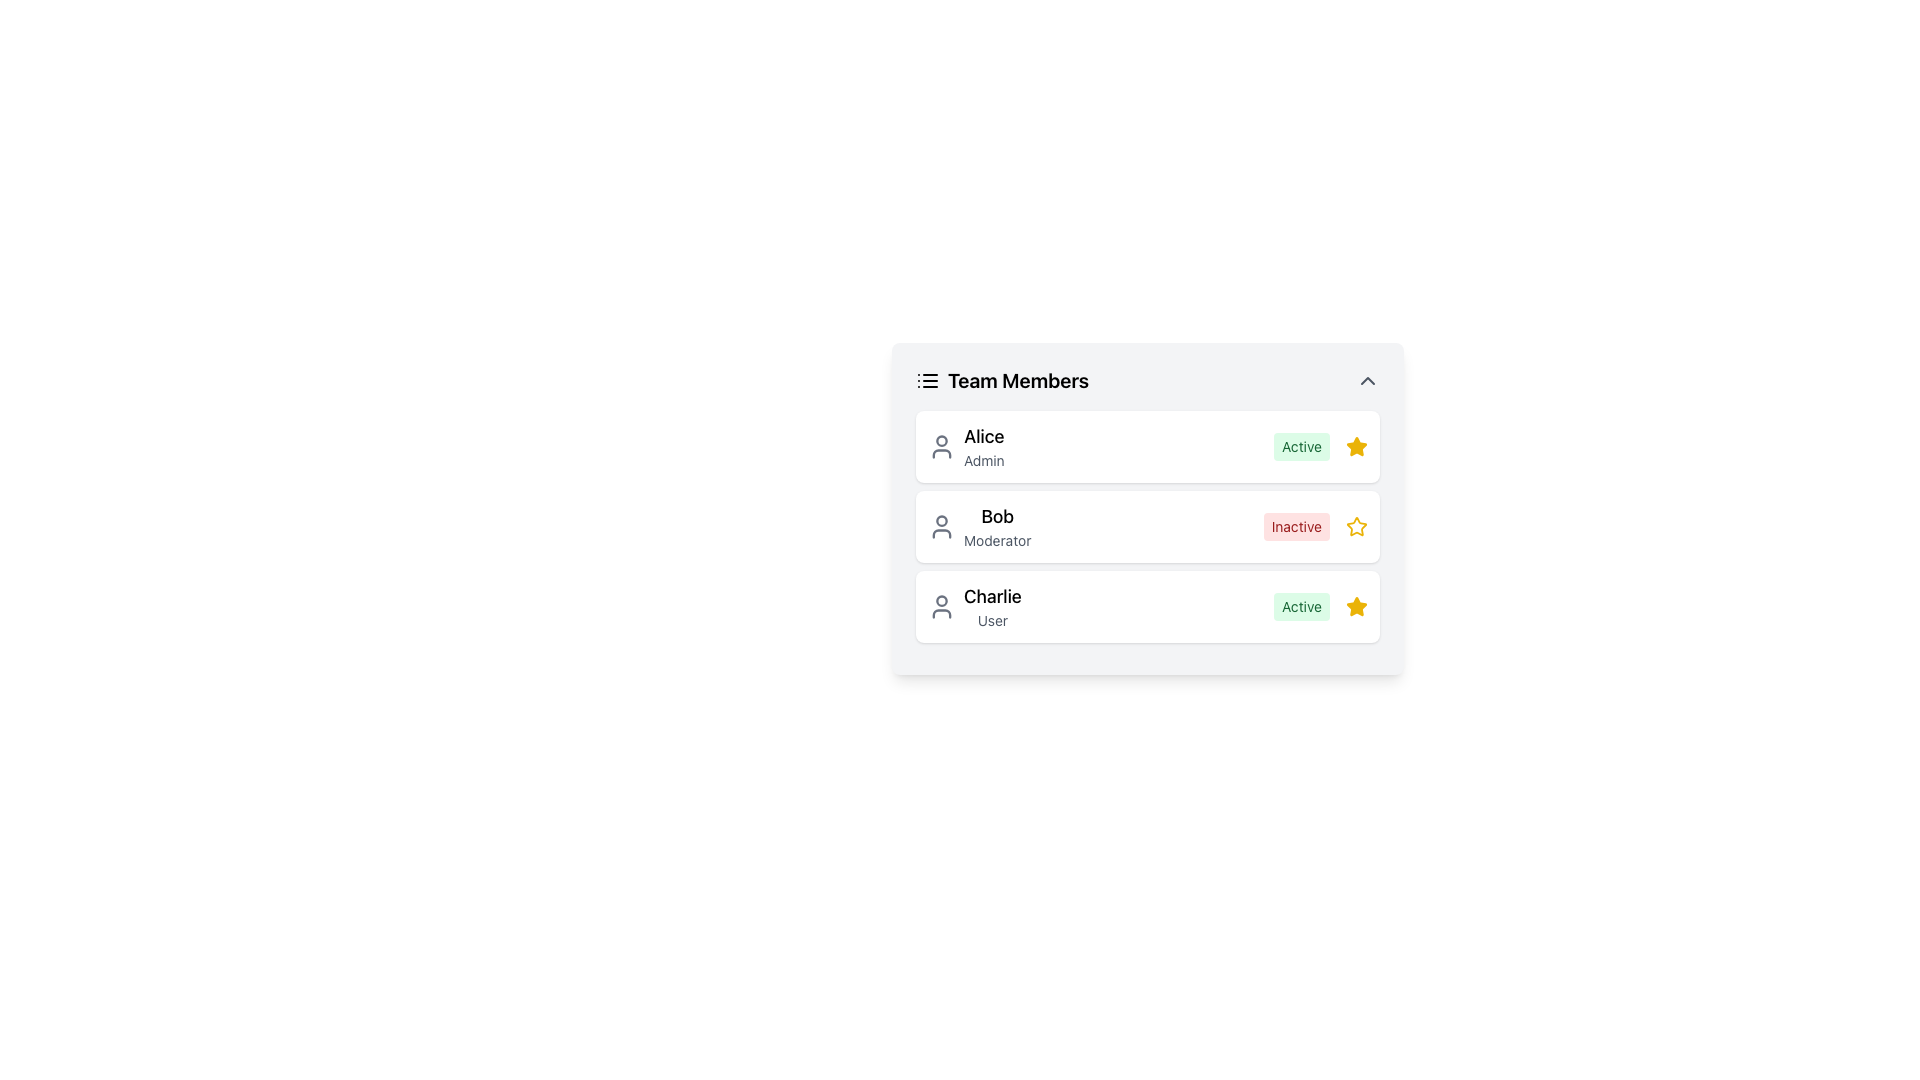 This screenshot has width=1920, height=1080. What do you see at coordinates (940, 439) in the screenshot?
I see `the decorative circle element of user profile icon for Alice, located in the 'Team Members' section, positioned to the left of the text 'Alice'` at bounding box center [940, 439].